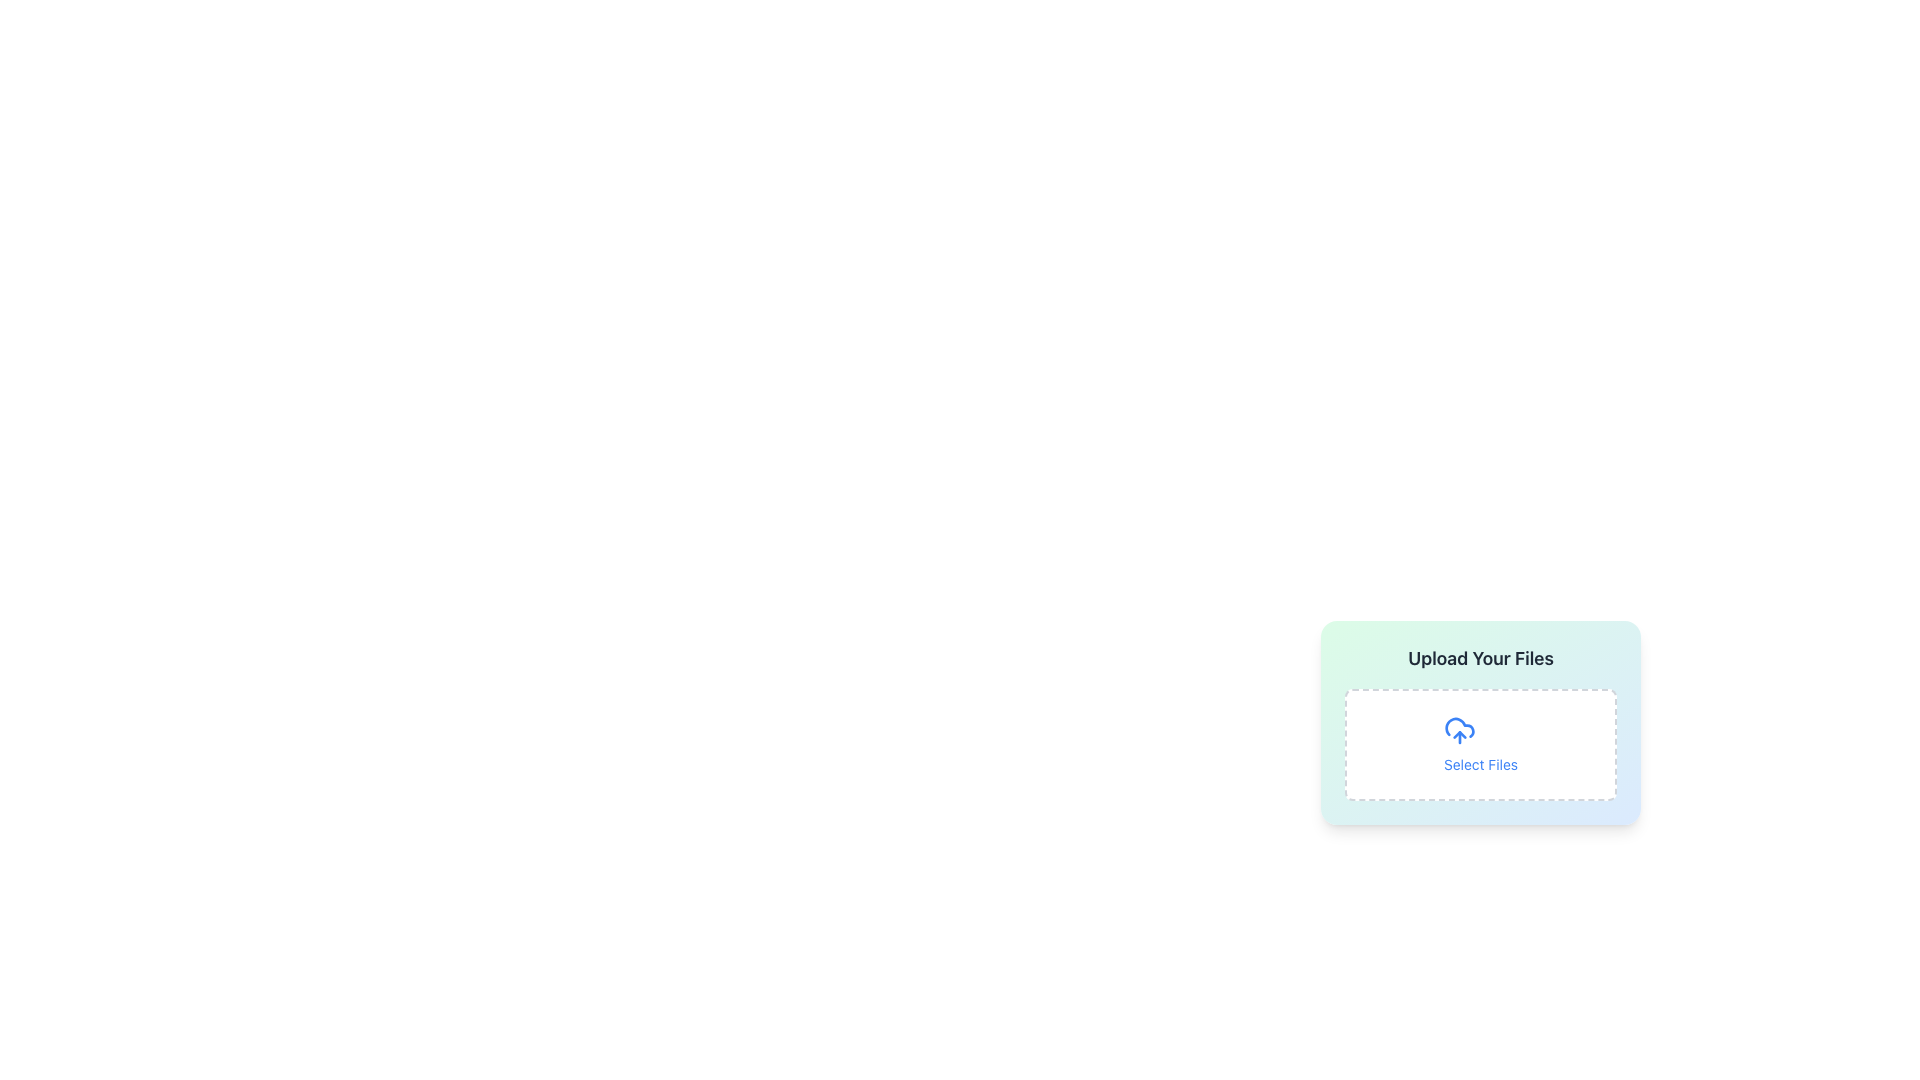 This screenshot has width=1920, height=1080. I want to click on the 'Select Files' section of the file upload interface to initiate file selection, so click(1481, 722).